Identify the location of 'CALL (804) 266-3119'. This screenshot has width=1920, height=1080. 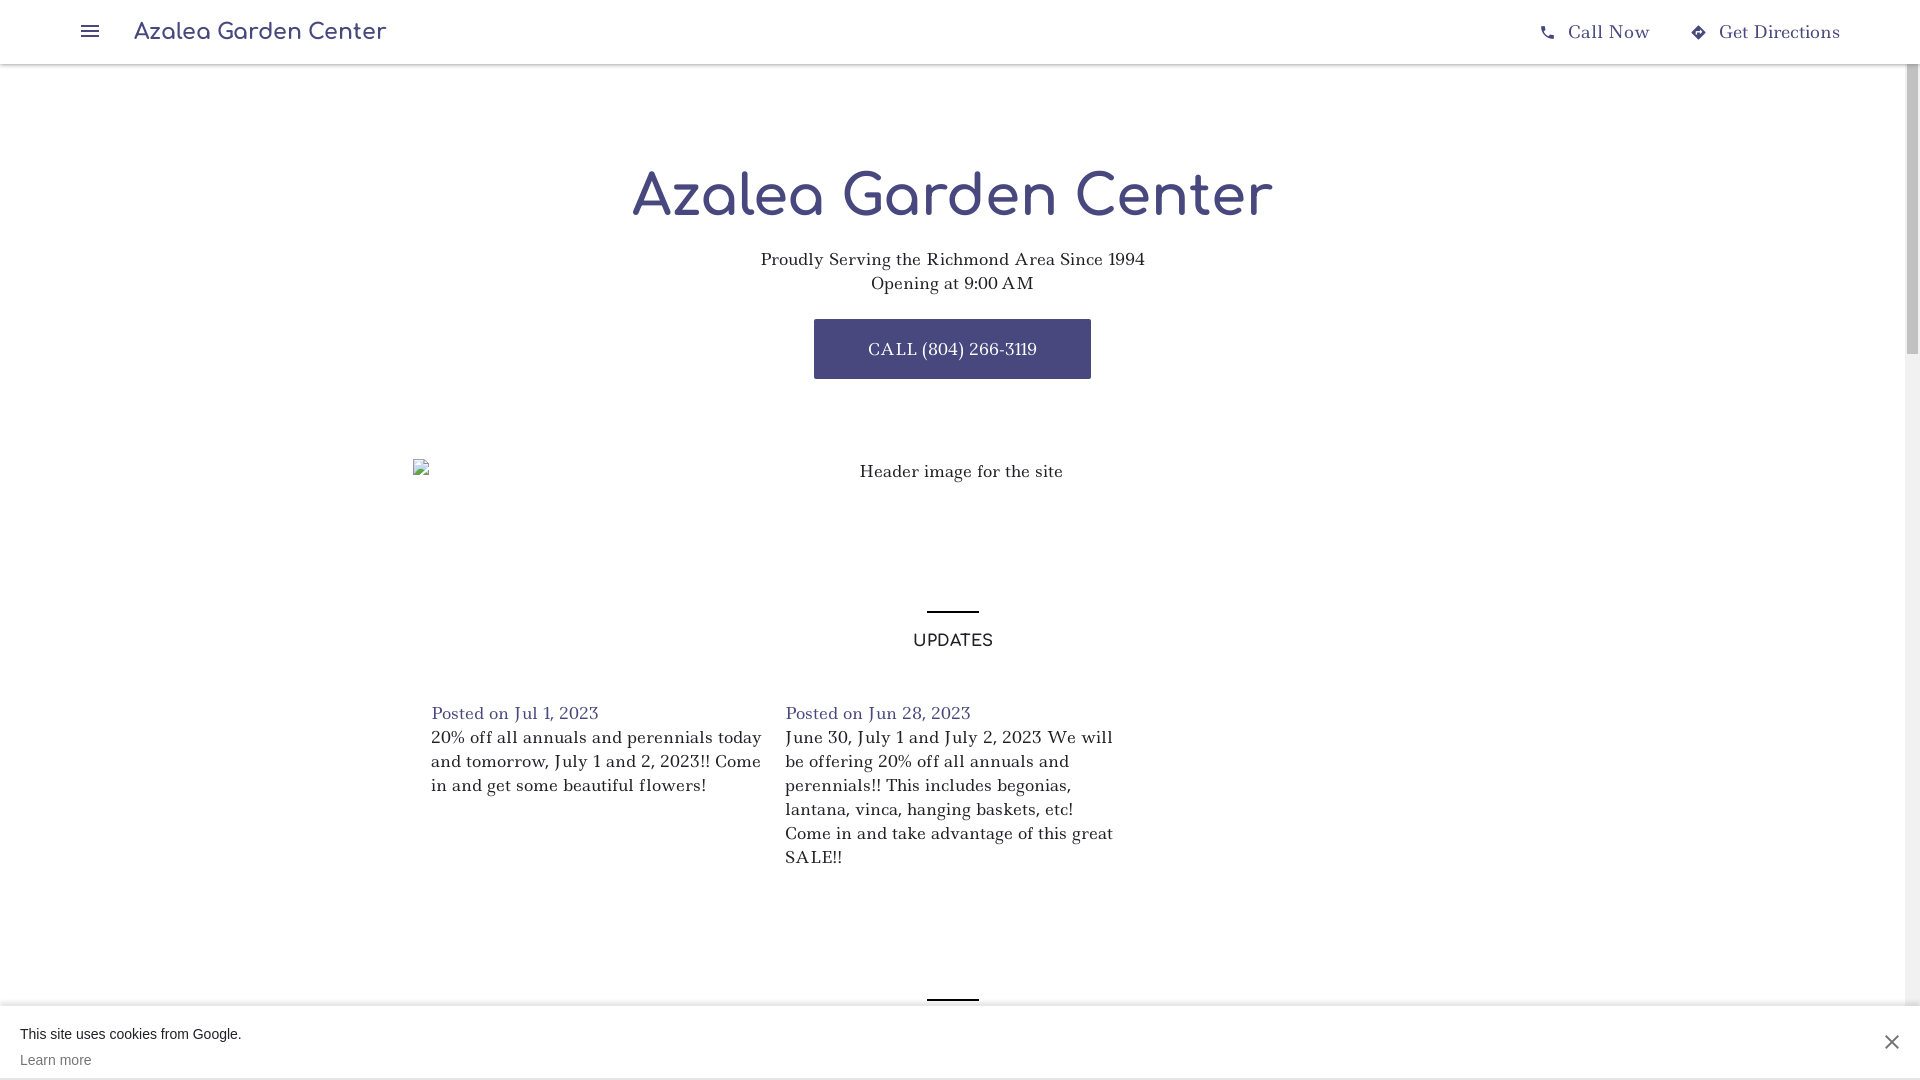
(951, 347).